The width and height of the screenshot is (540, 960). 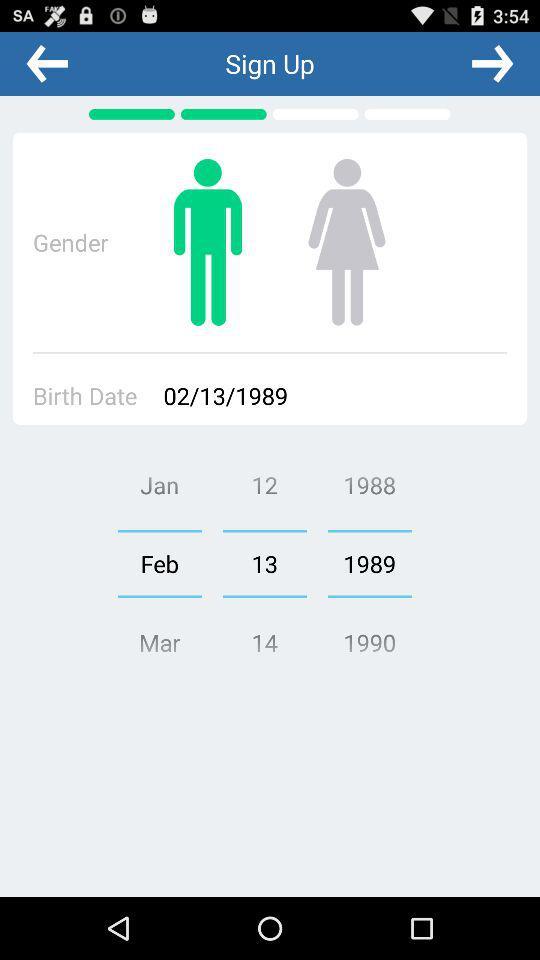 What do you see at coordinates (131, 114) in the screenshot?
I see `the page indicator icon` at bounding box center [131, 114].